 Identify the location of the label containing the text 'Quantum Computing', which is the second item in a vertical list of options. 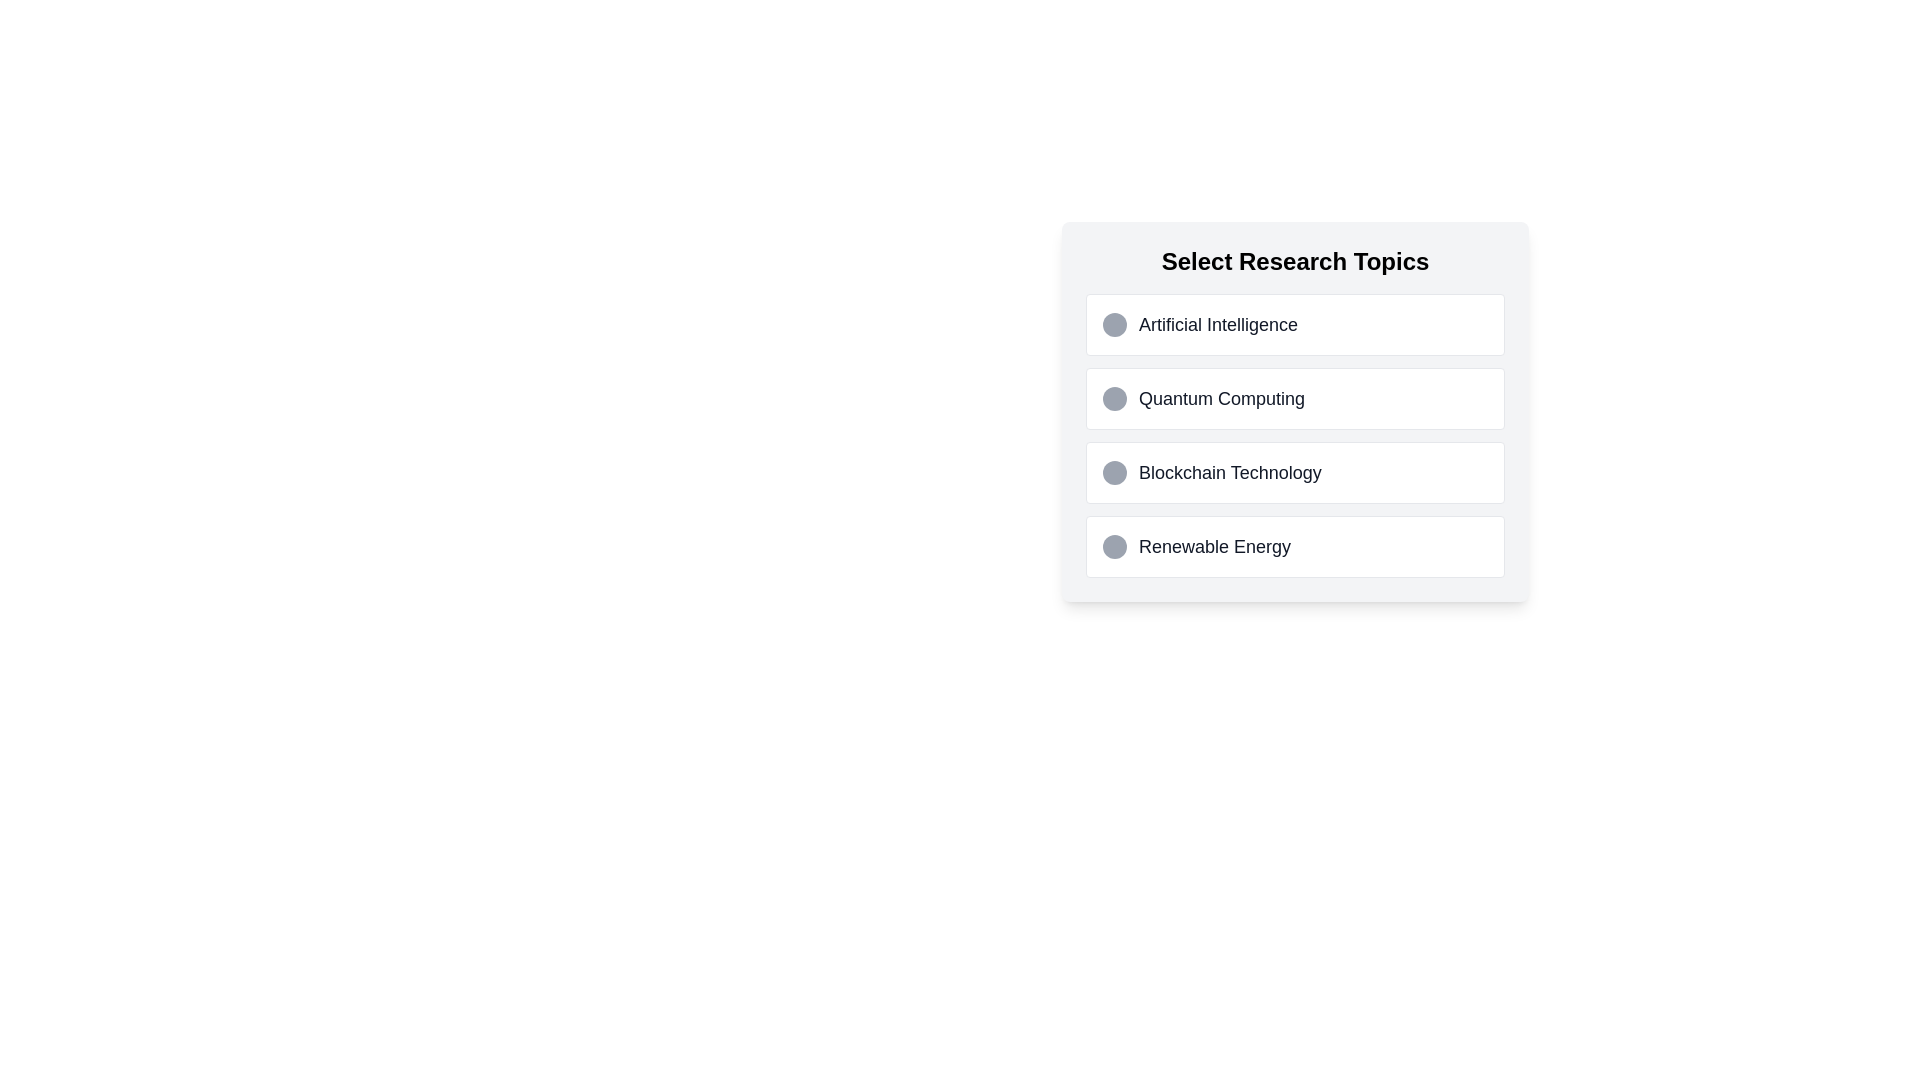
(1295, 398).